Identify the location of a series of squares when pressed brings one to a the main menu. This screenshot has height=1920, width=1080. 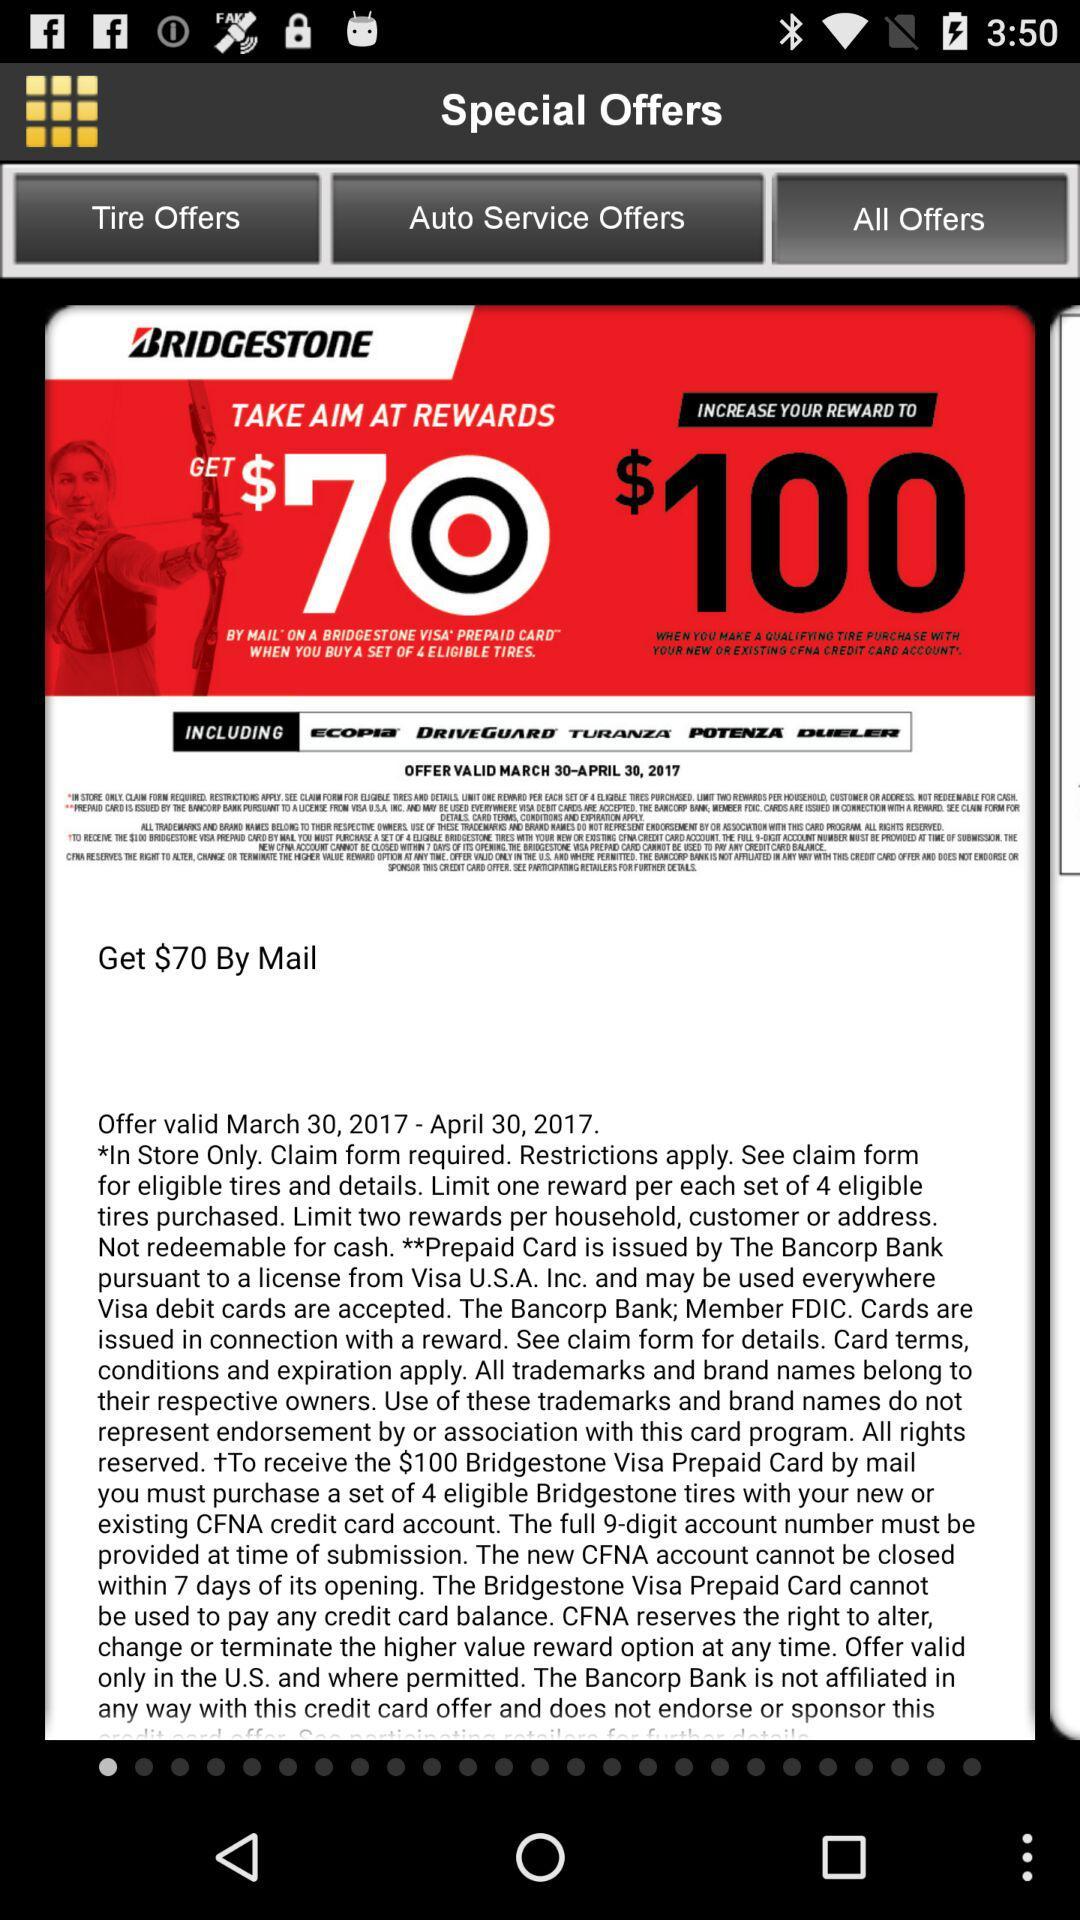
(60, 110).